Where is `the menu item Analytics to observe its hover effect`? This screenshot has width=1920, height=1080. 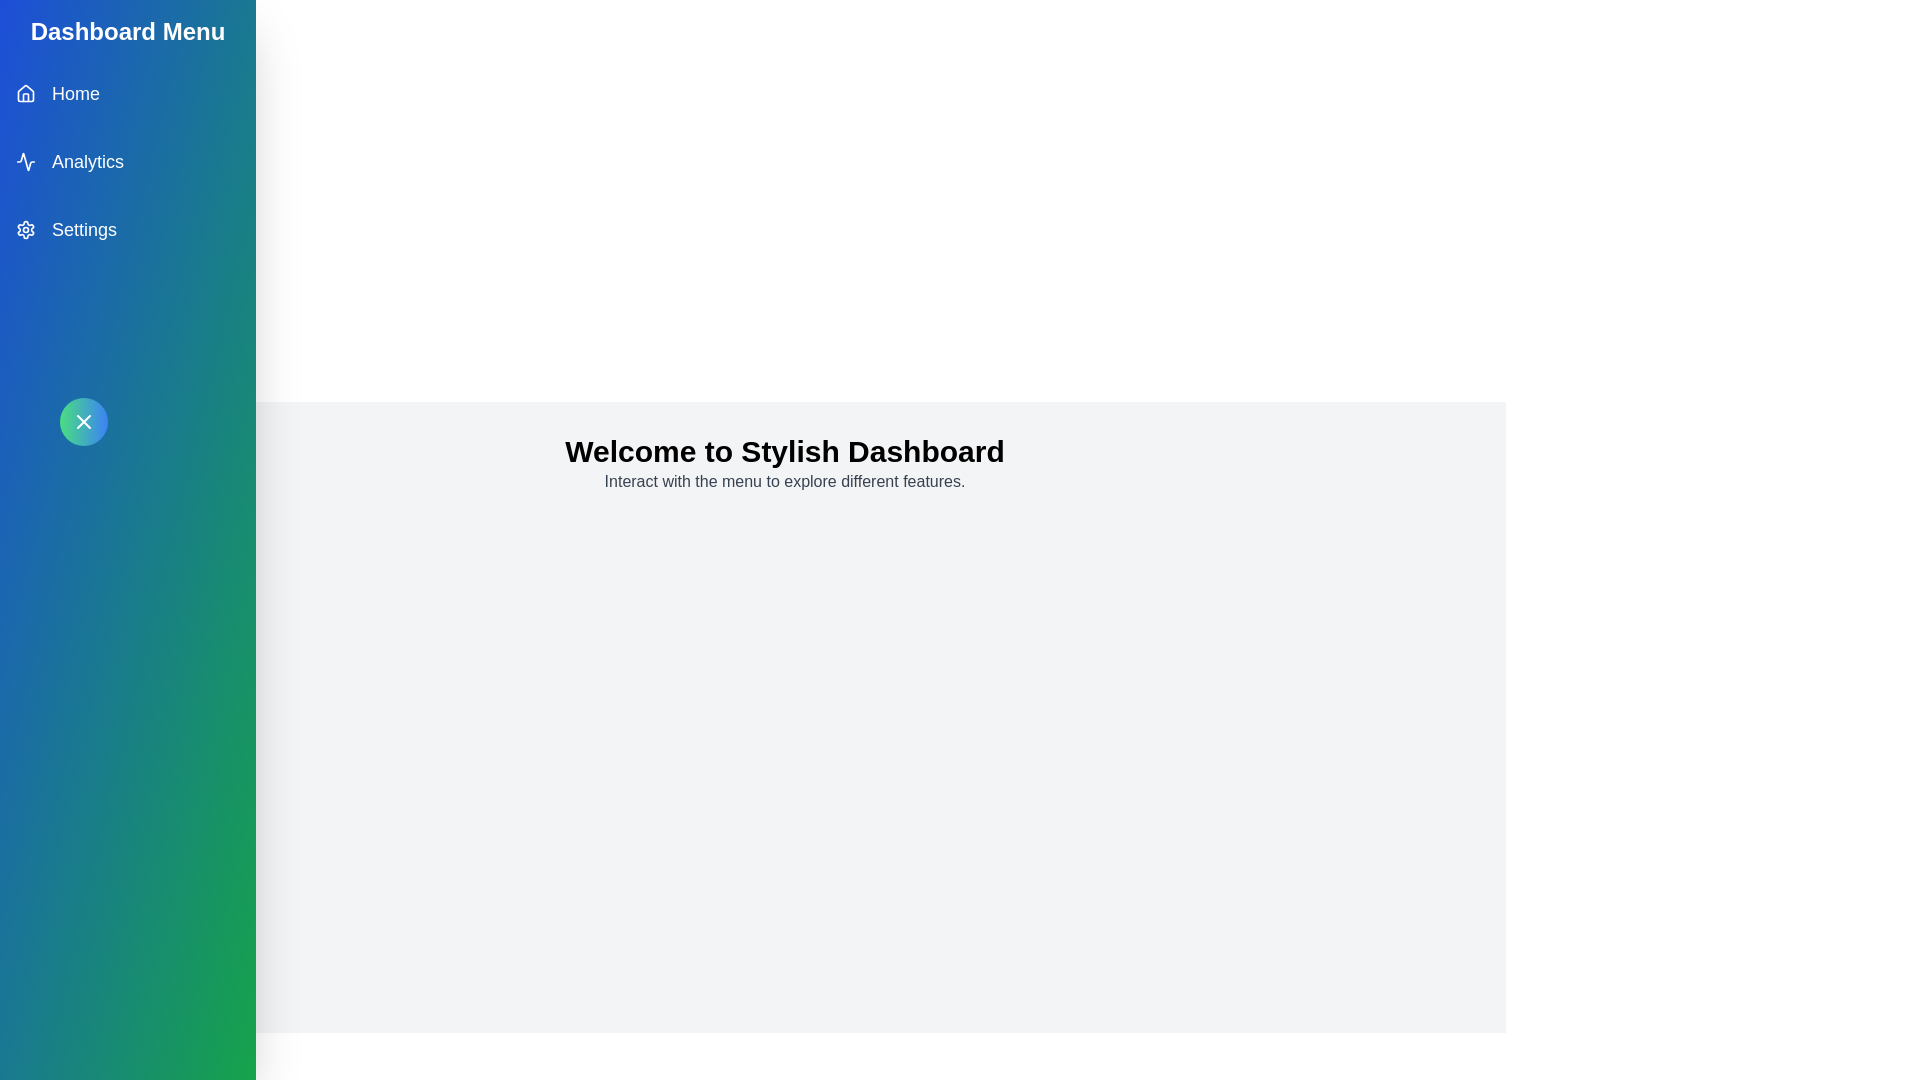 the menu item Analytics to observe its hover effect is located at coordinates (127, 161).